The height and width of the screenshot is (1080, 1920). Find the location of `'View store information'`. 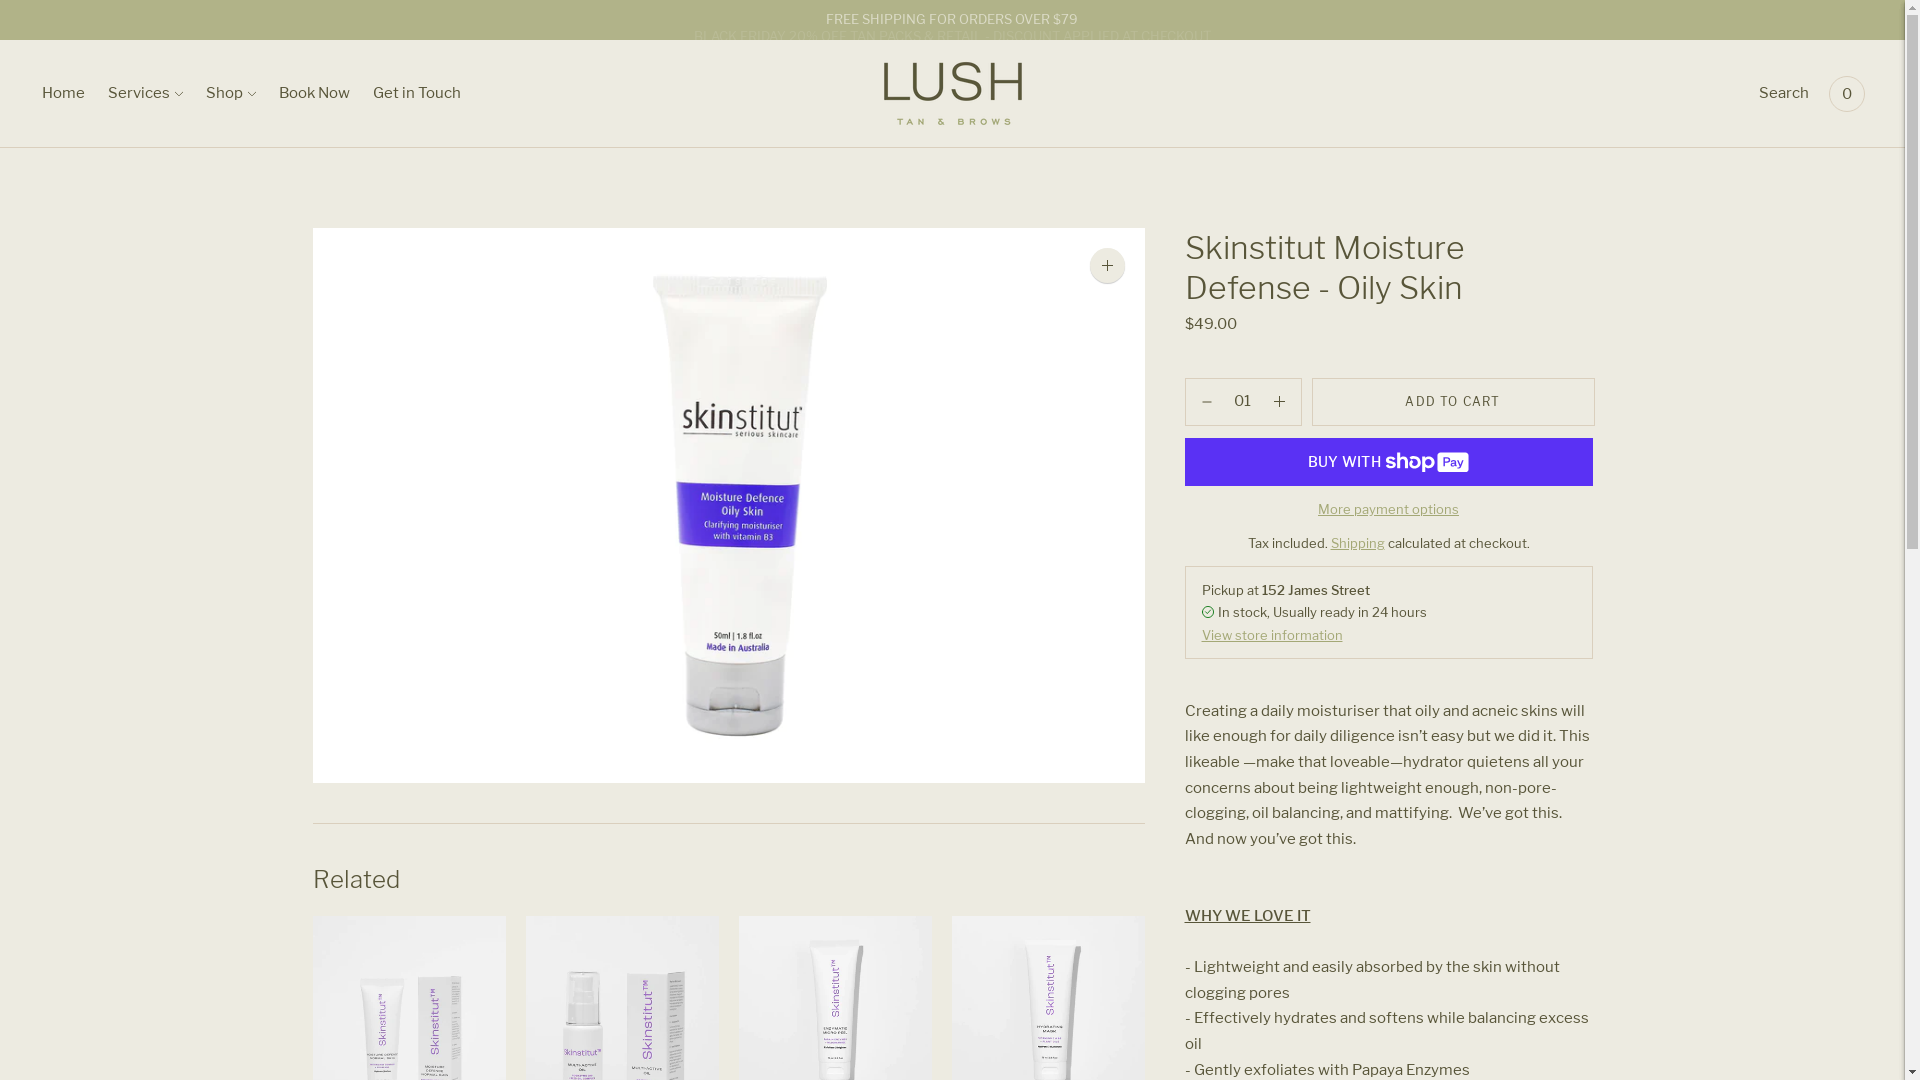

'View store information' is located at coordinates (1200, 635).